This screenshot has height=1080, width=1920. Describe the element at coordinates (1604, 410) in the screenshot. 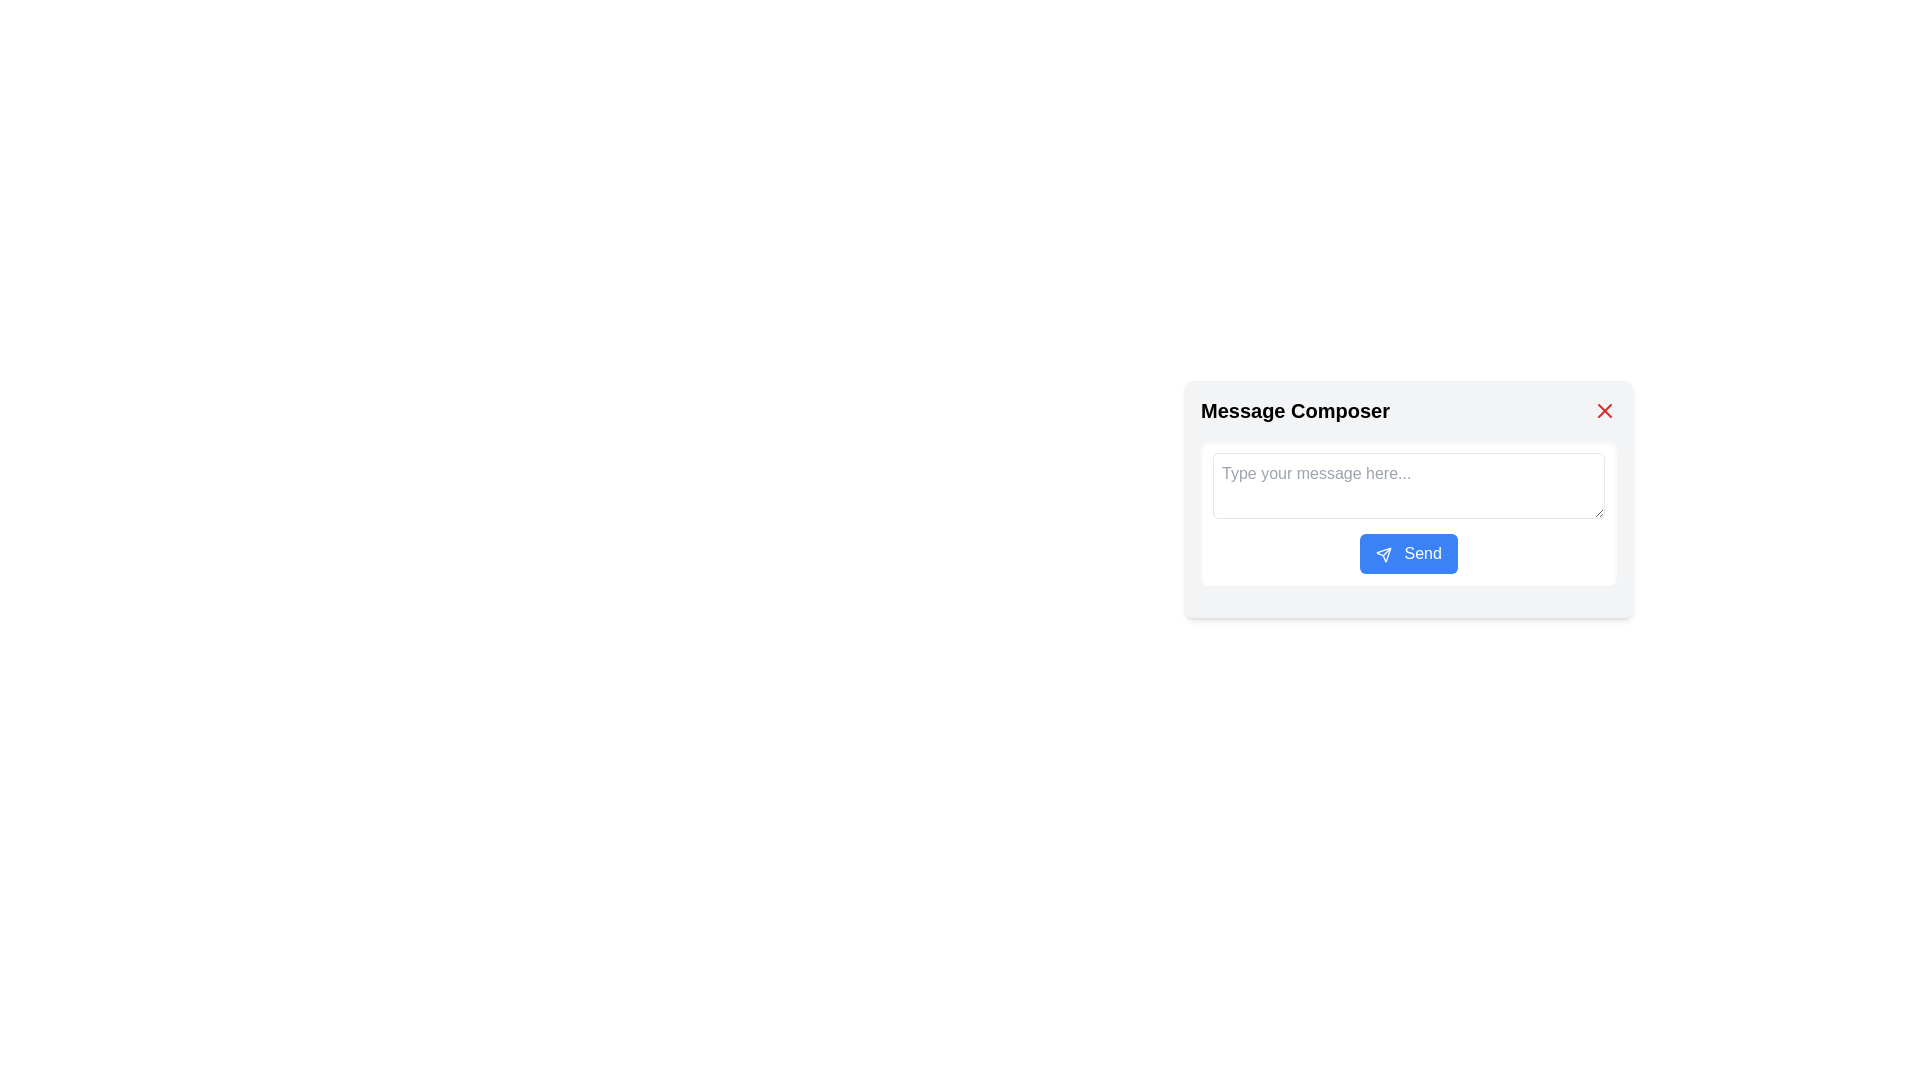

I see `the toggle or close button located at the top-right corner of the 'Message Composer' panel` at that location.